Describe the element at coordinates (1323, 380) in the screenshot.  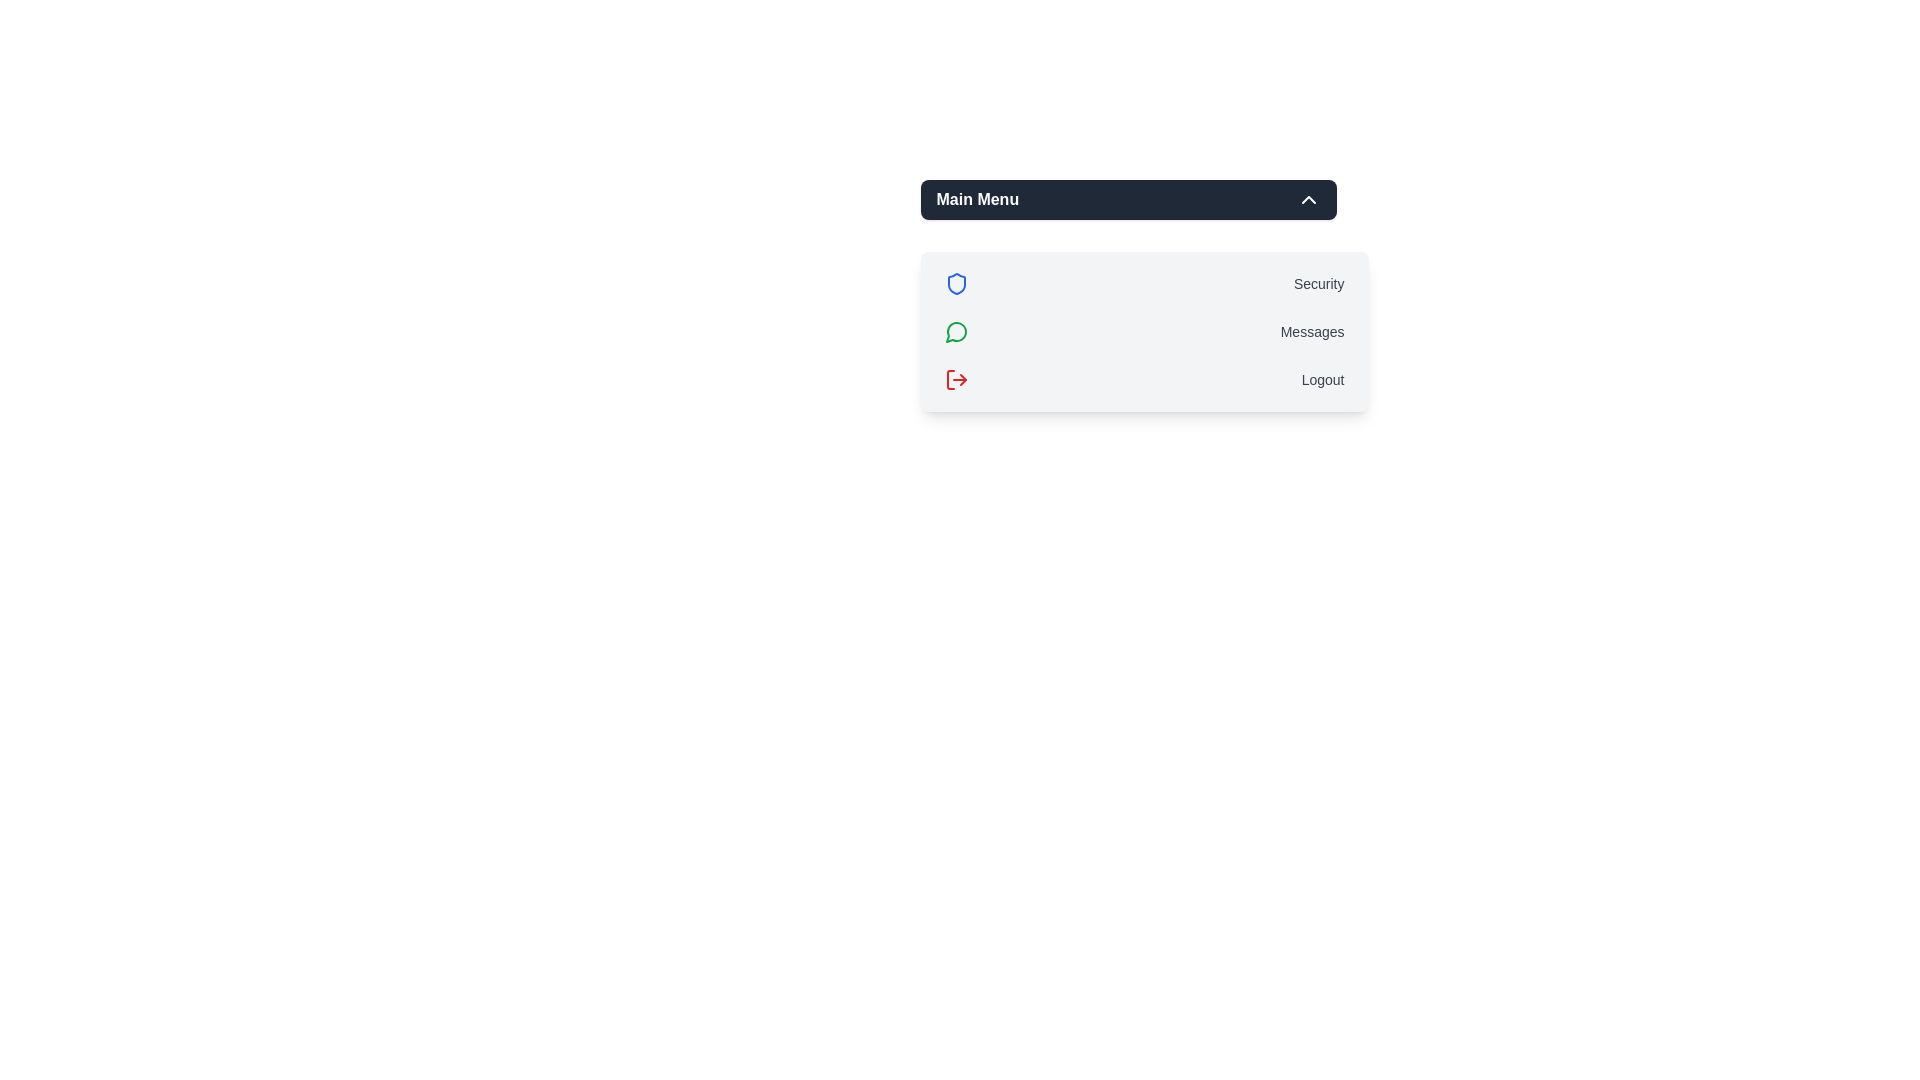
I see `the logout text label located at the rightmost item of the last row in the dropdown menu, indicating the logout action` at that location.